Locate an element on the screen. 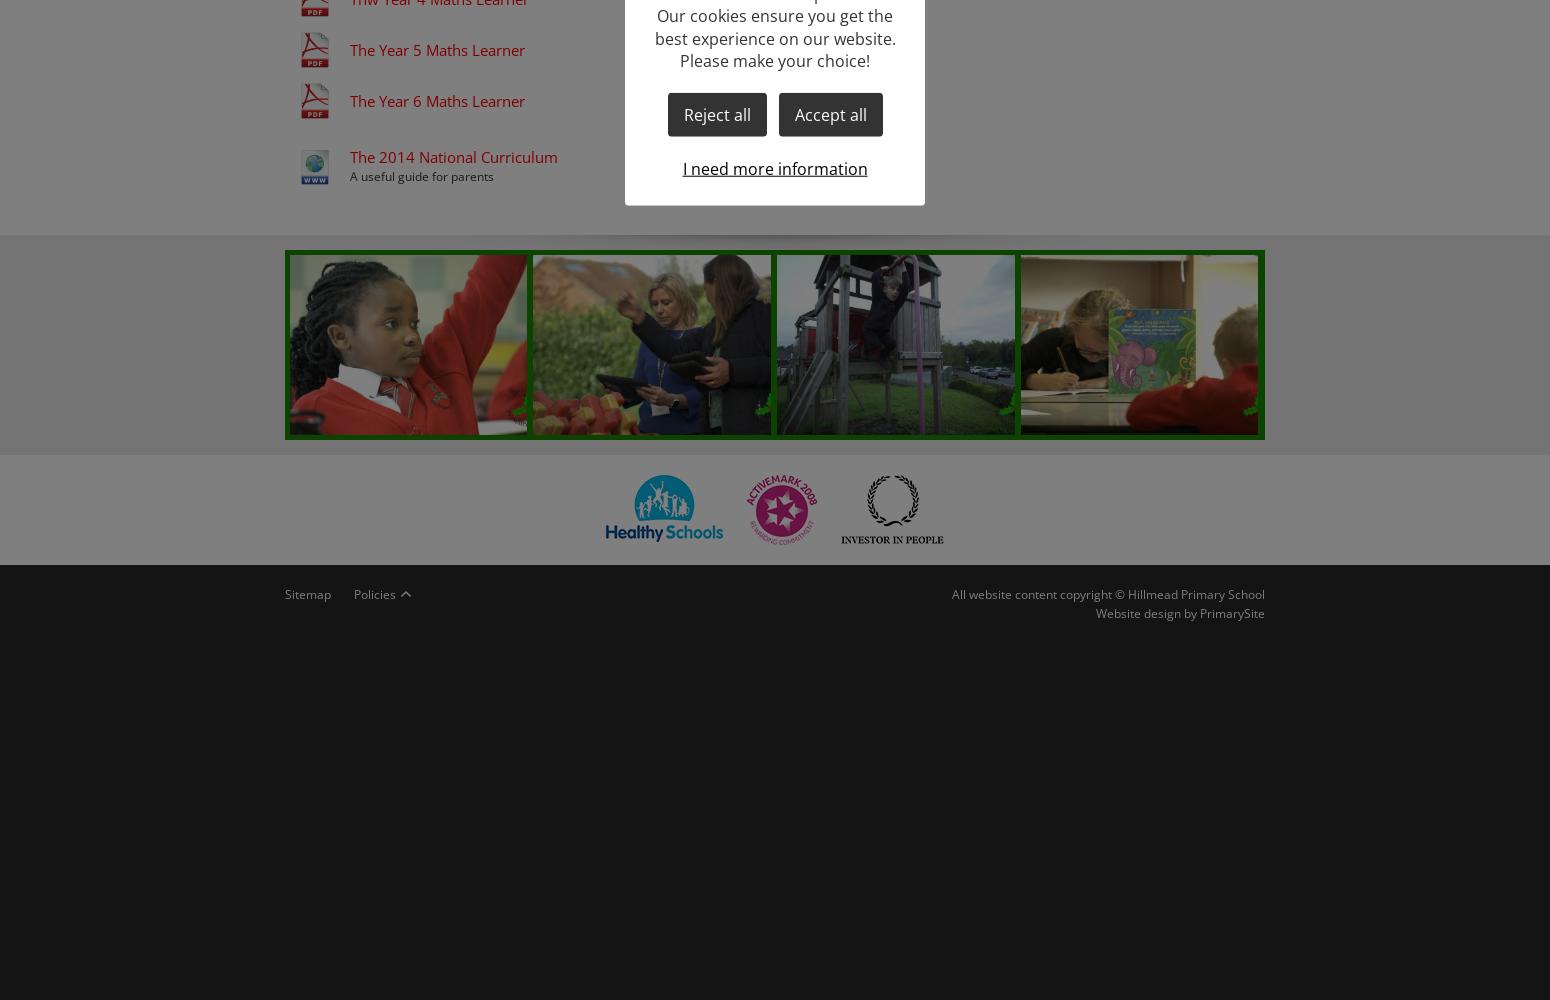  'A useful guide for parents' is located at coordinates (422, 176).